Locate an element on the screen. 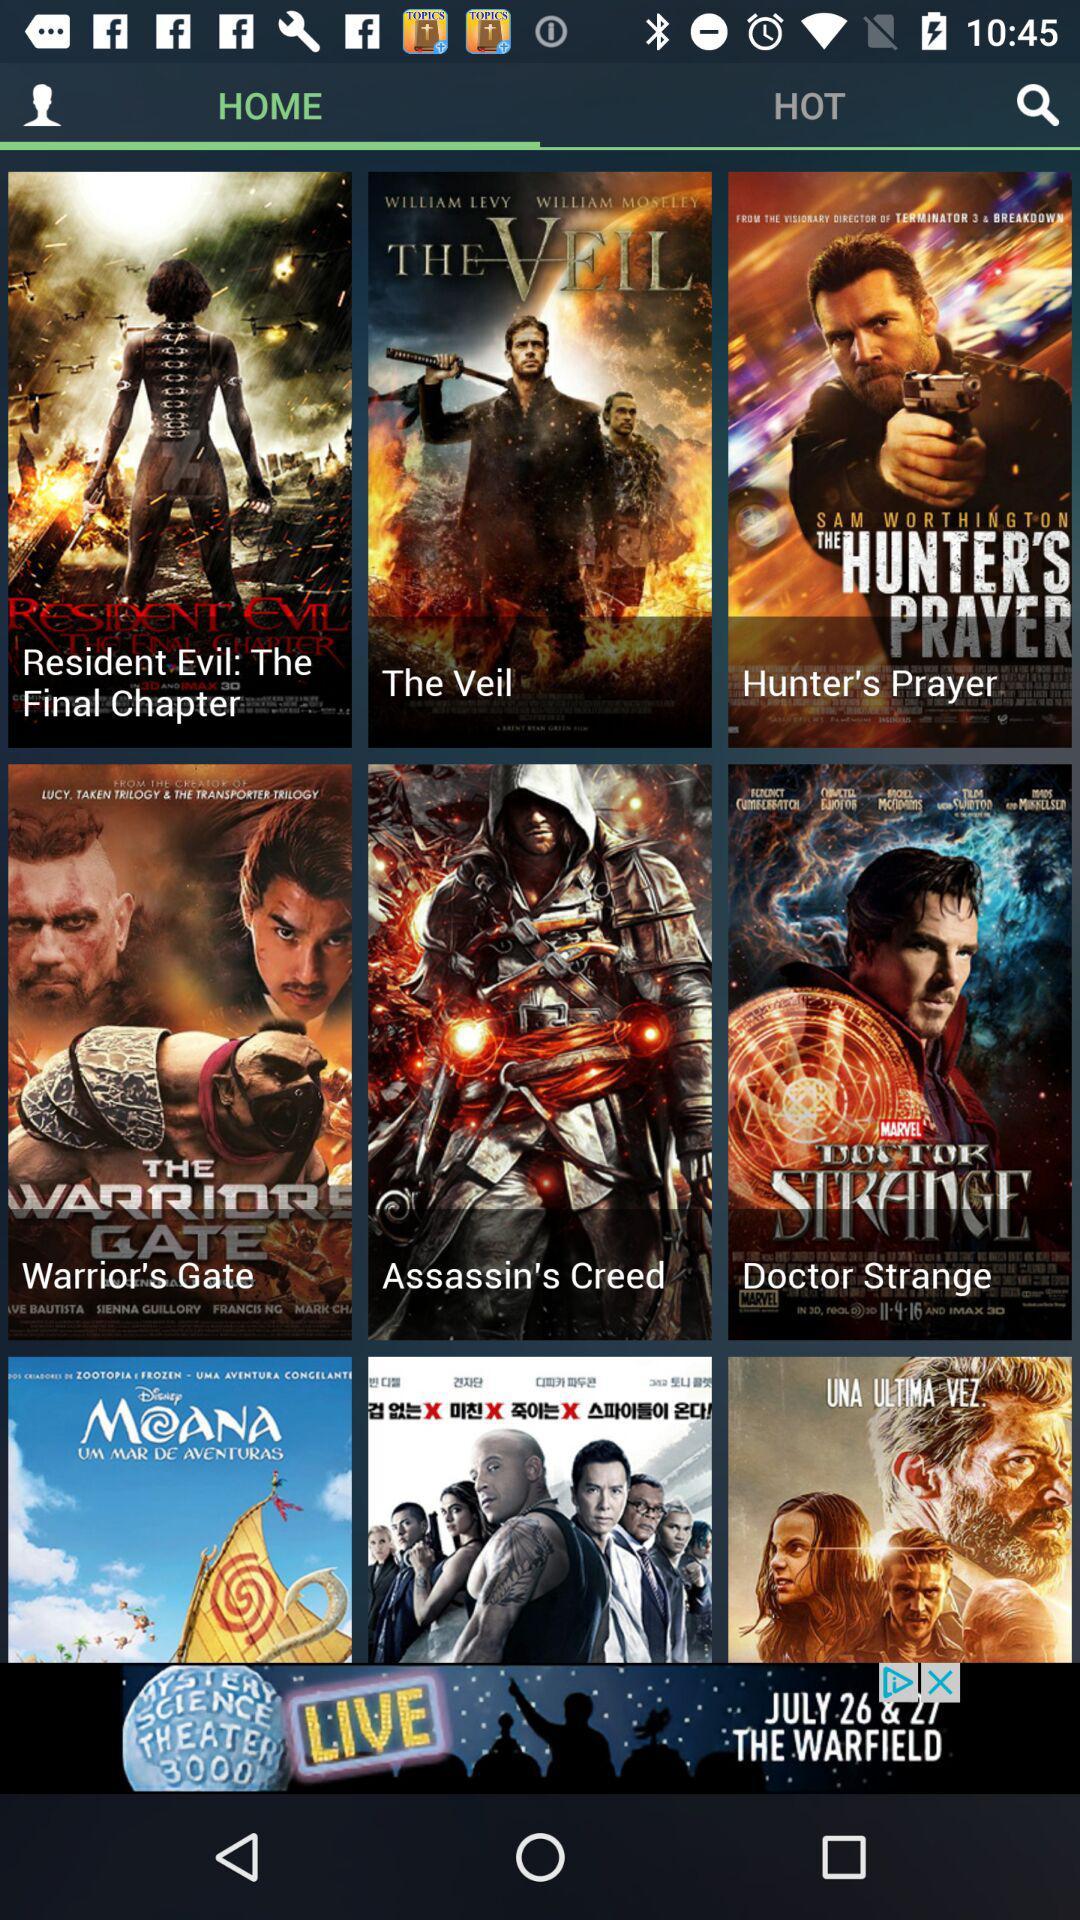 The height and width of the screenshot is (1920, 1080). the first image from left above live in the bottom is located at coordinates (180, 1510).